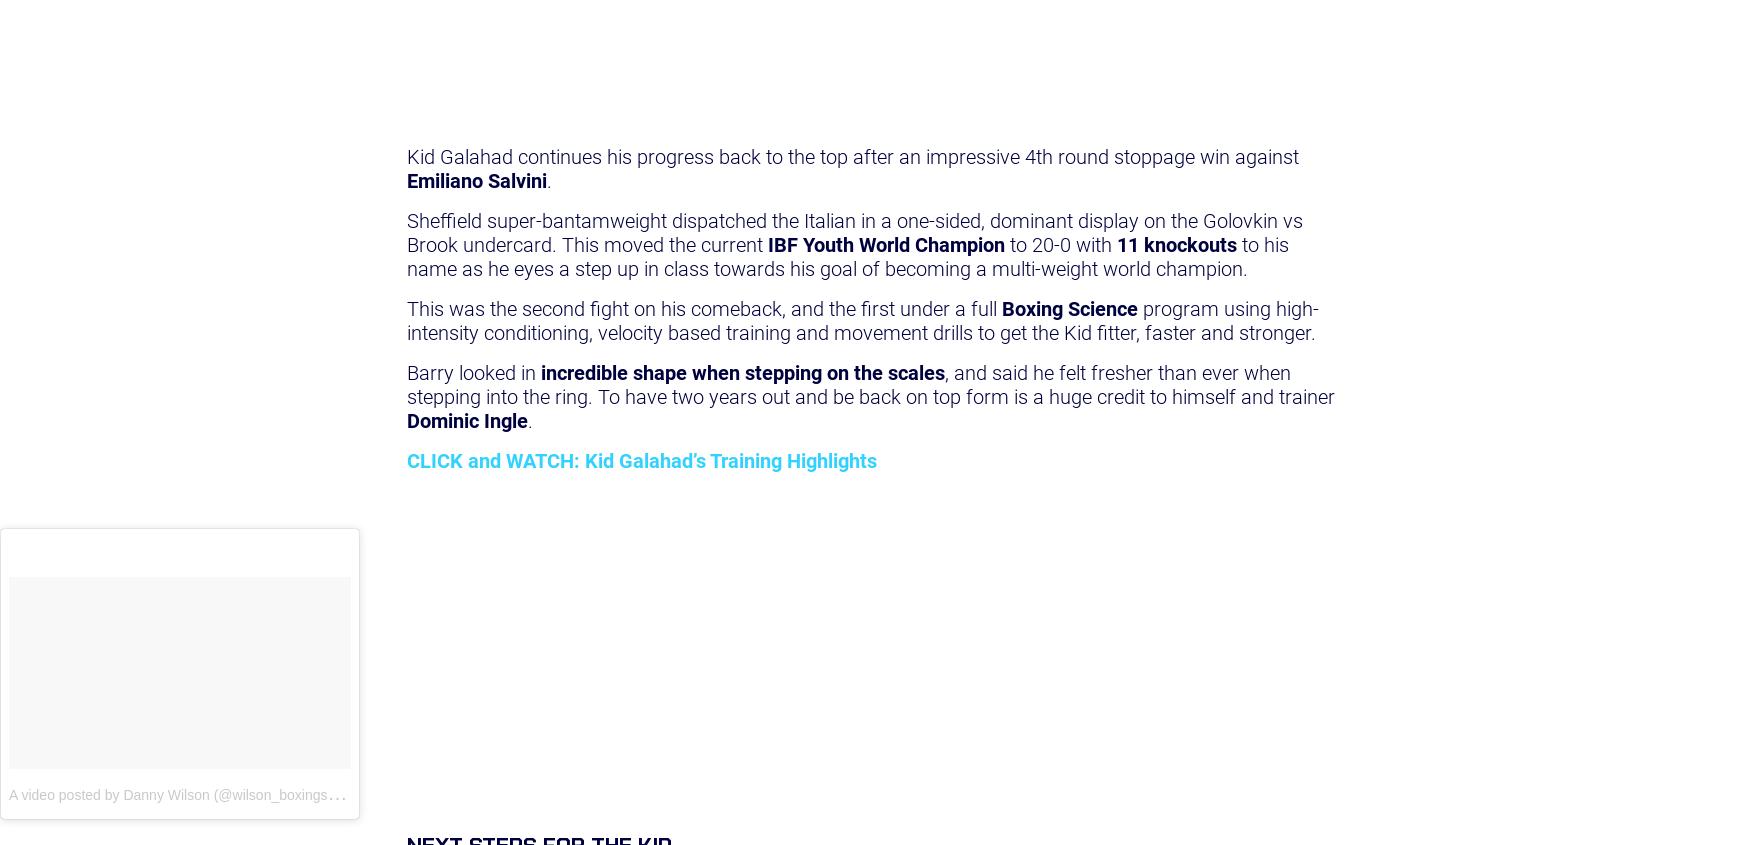  I want to click on 'A video posted by Danny Wilson (@wilson_boxingscience)', so click(190, 794).